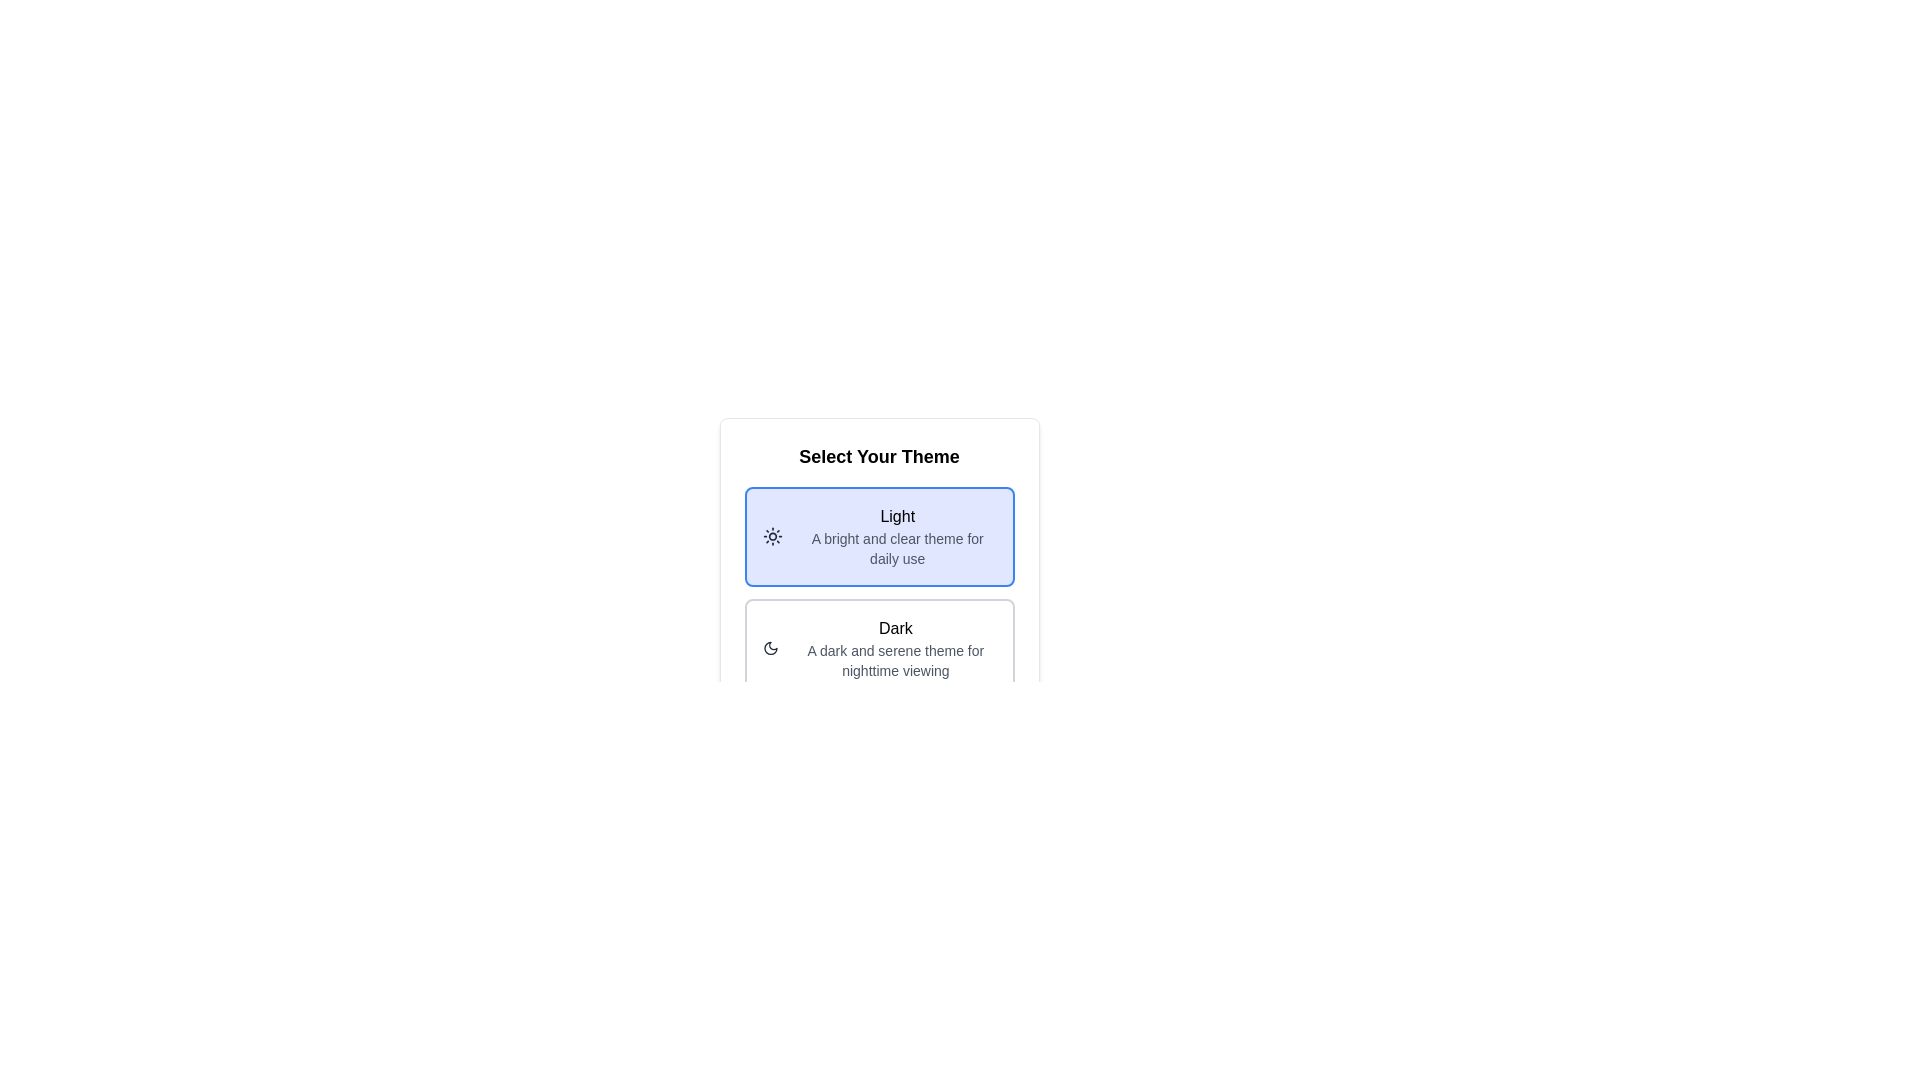 The width and height of the screenshot is (1920, 1080). I want to click on displayed text of the Text display component titled 'Dark', which contains the description 'A dark and serene theme for nighttime viewing', so click(894, 648).